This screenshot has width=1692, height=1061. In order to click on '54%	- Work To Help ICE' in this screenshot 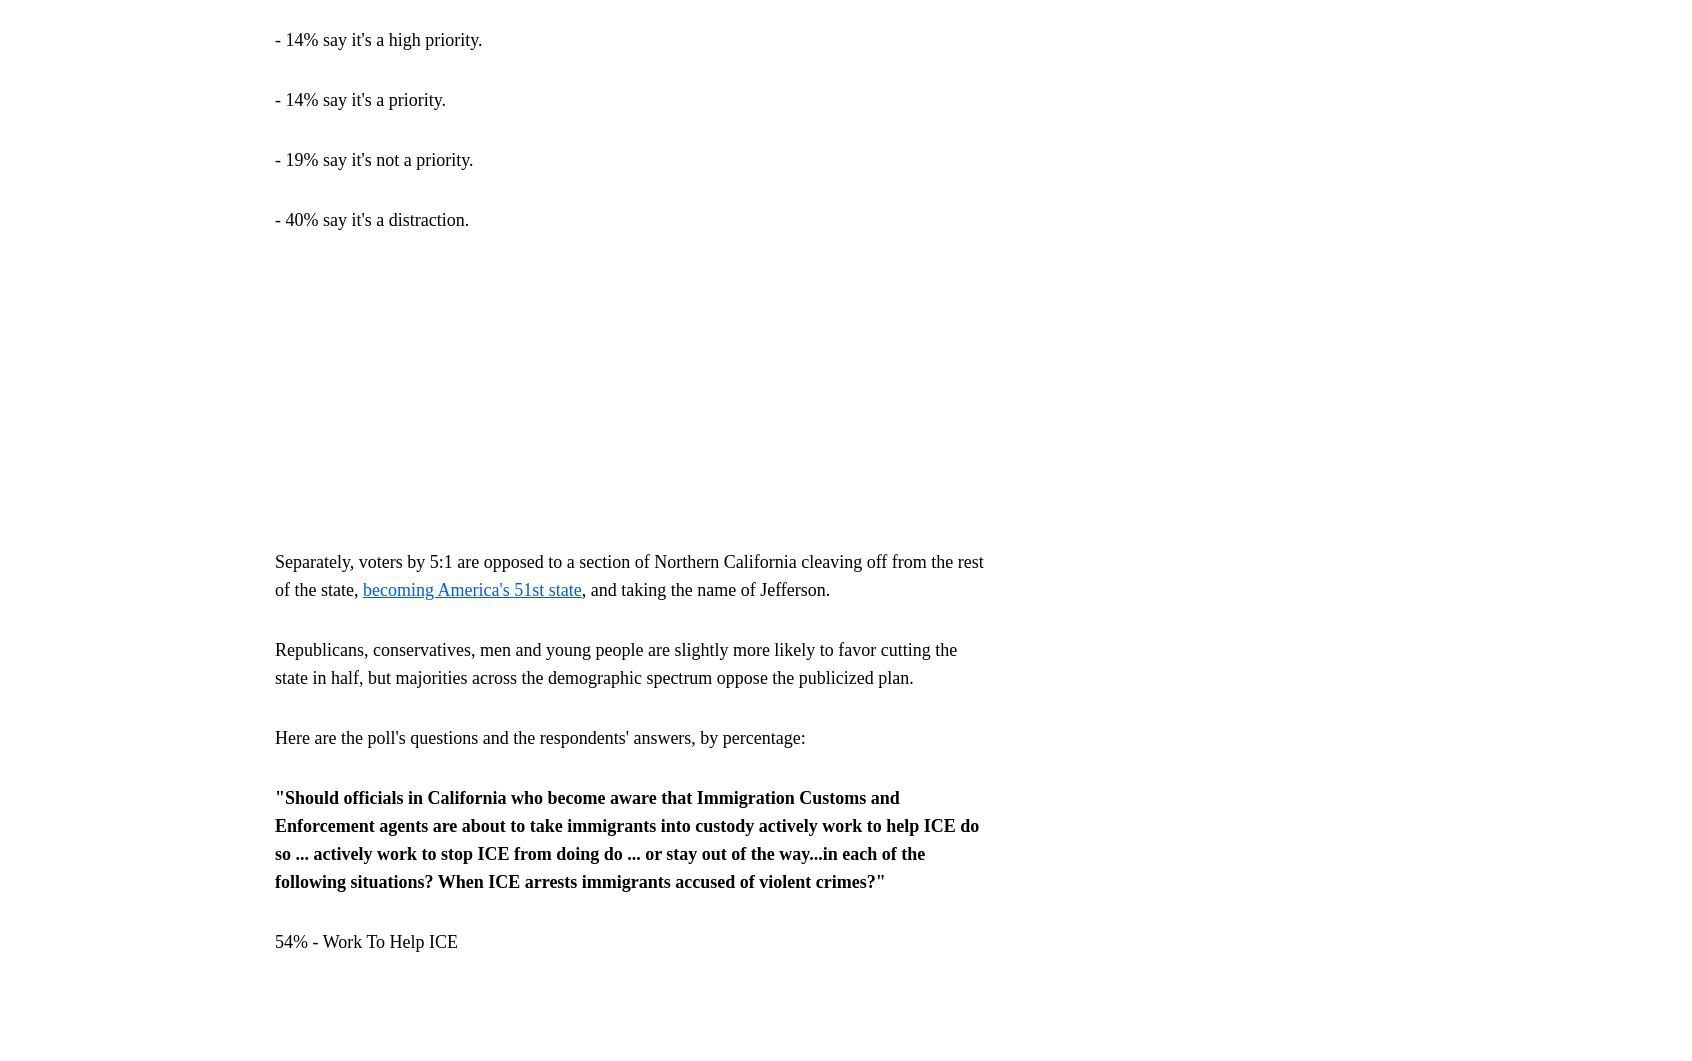, I will do `click(366, 940)`.